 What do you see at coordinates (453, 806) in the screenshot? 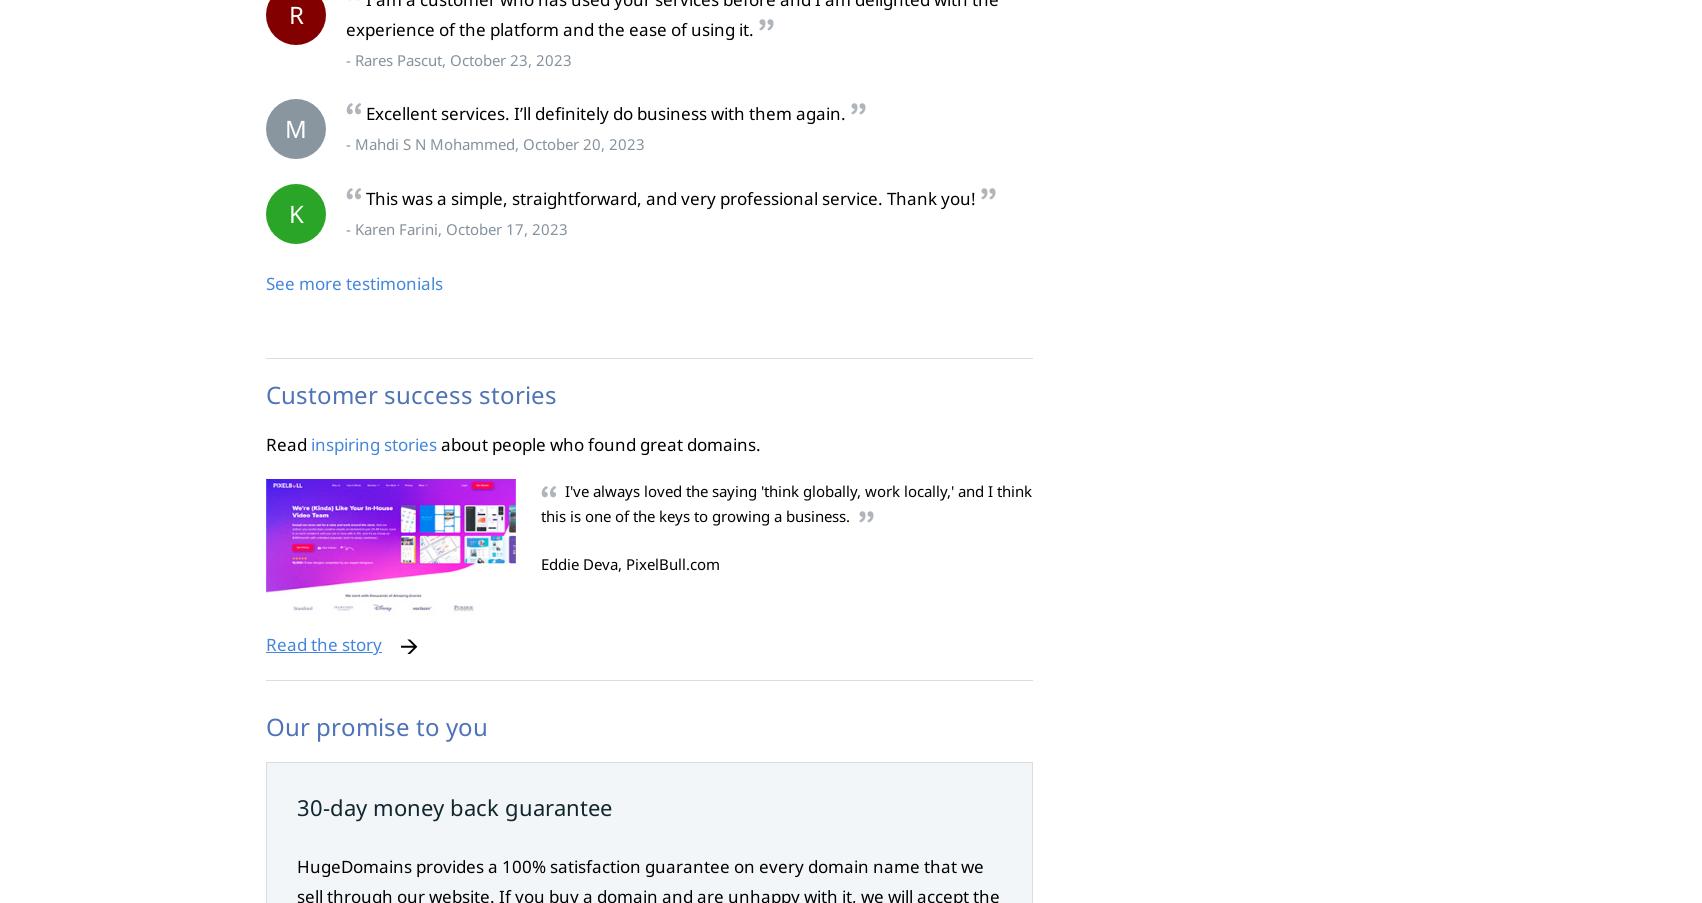
I see `'30-day money back guarantee'` at bounding box center [453, 806].